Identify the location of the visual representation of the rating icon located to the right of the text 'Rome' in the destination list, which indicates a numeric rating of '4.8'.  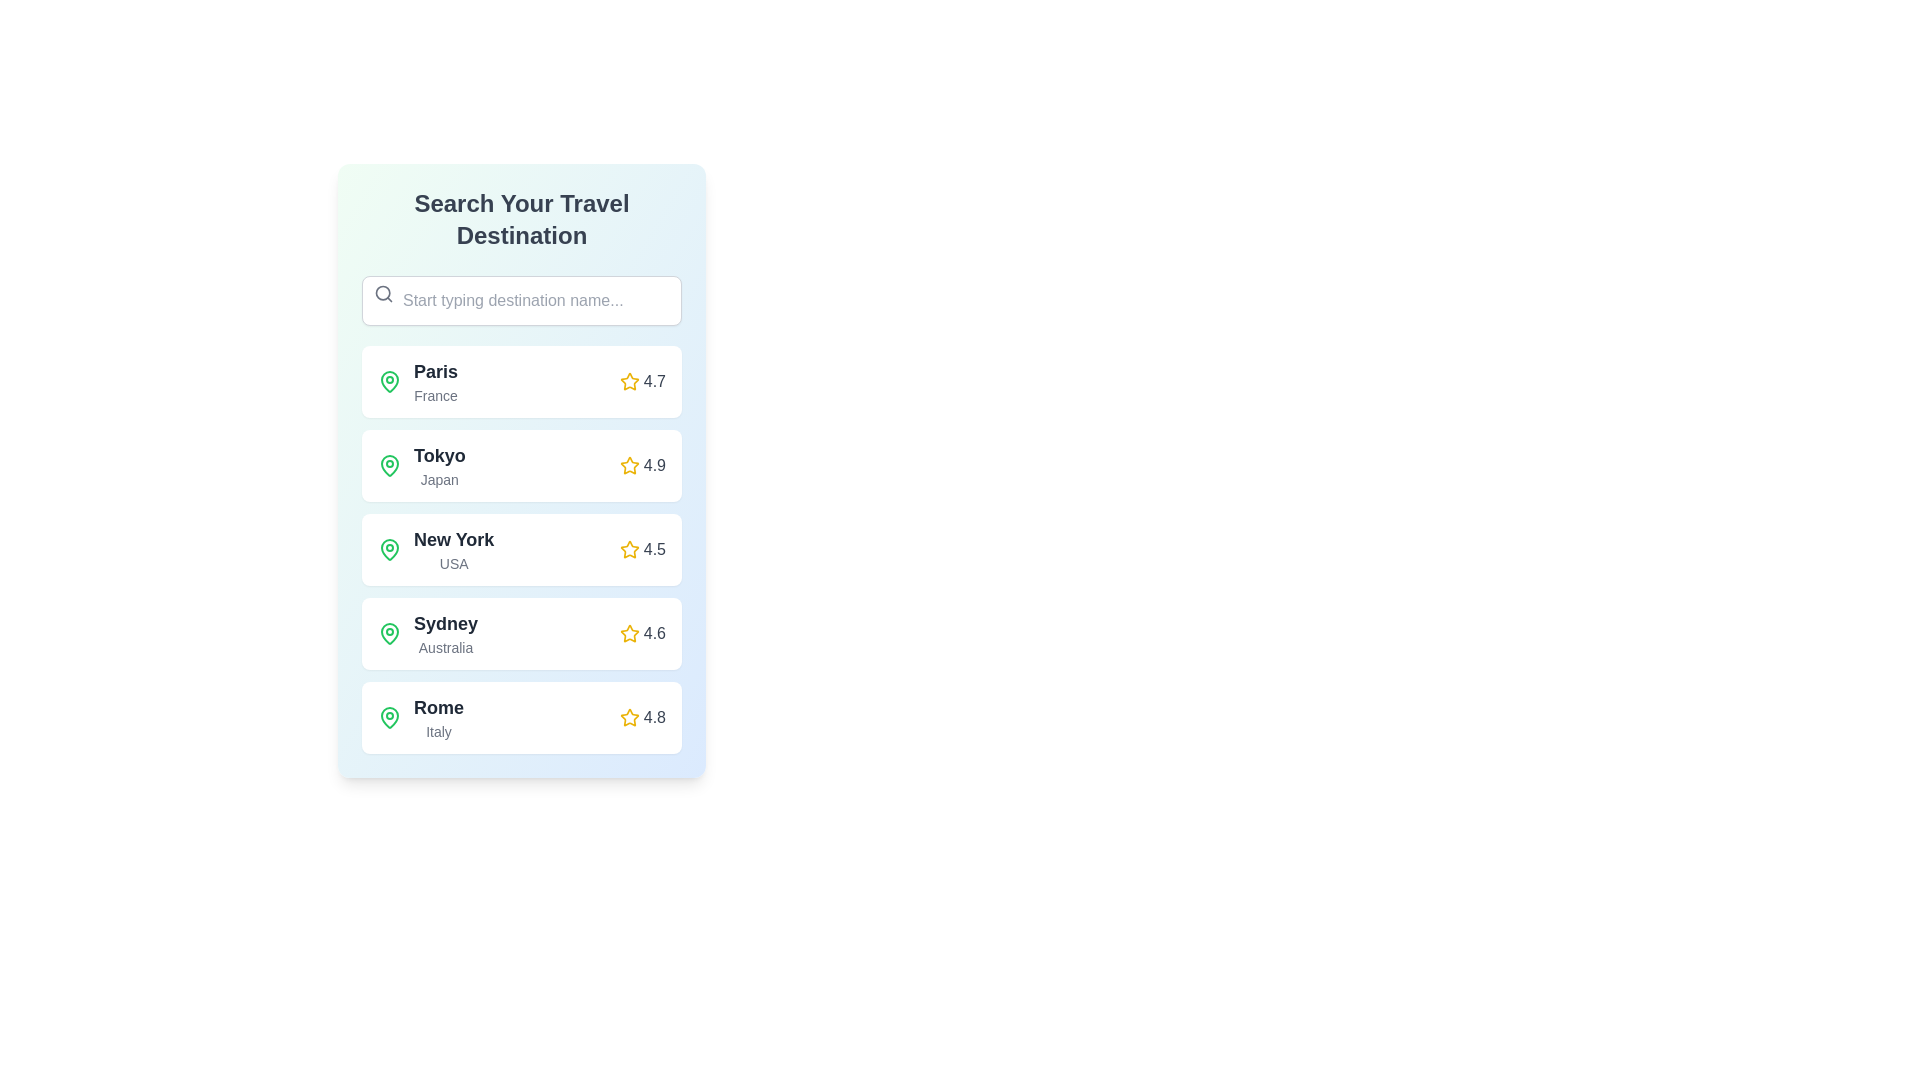
(628, 716).